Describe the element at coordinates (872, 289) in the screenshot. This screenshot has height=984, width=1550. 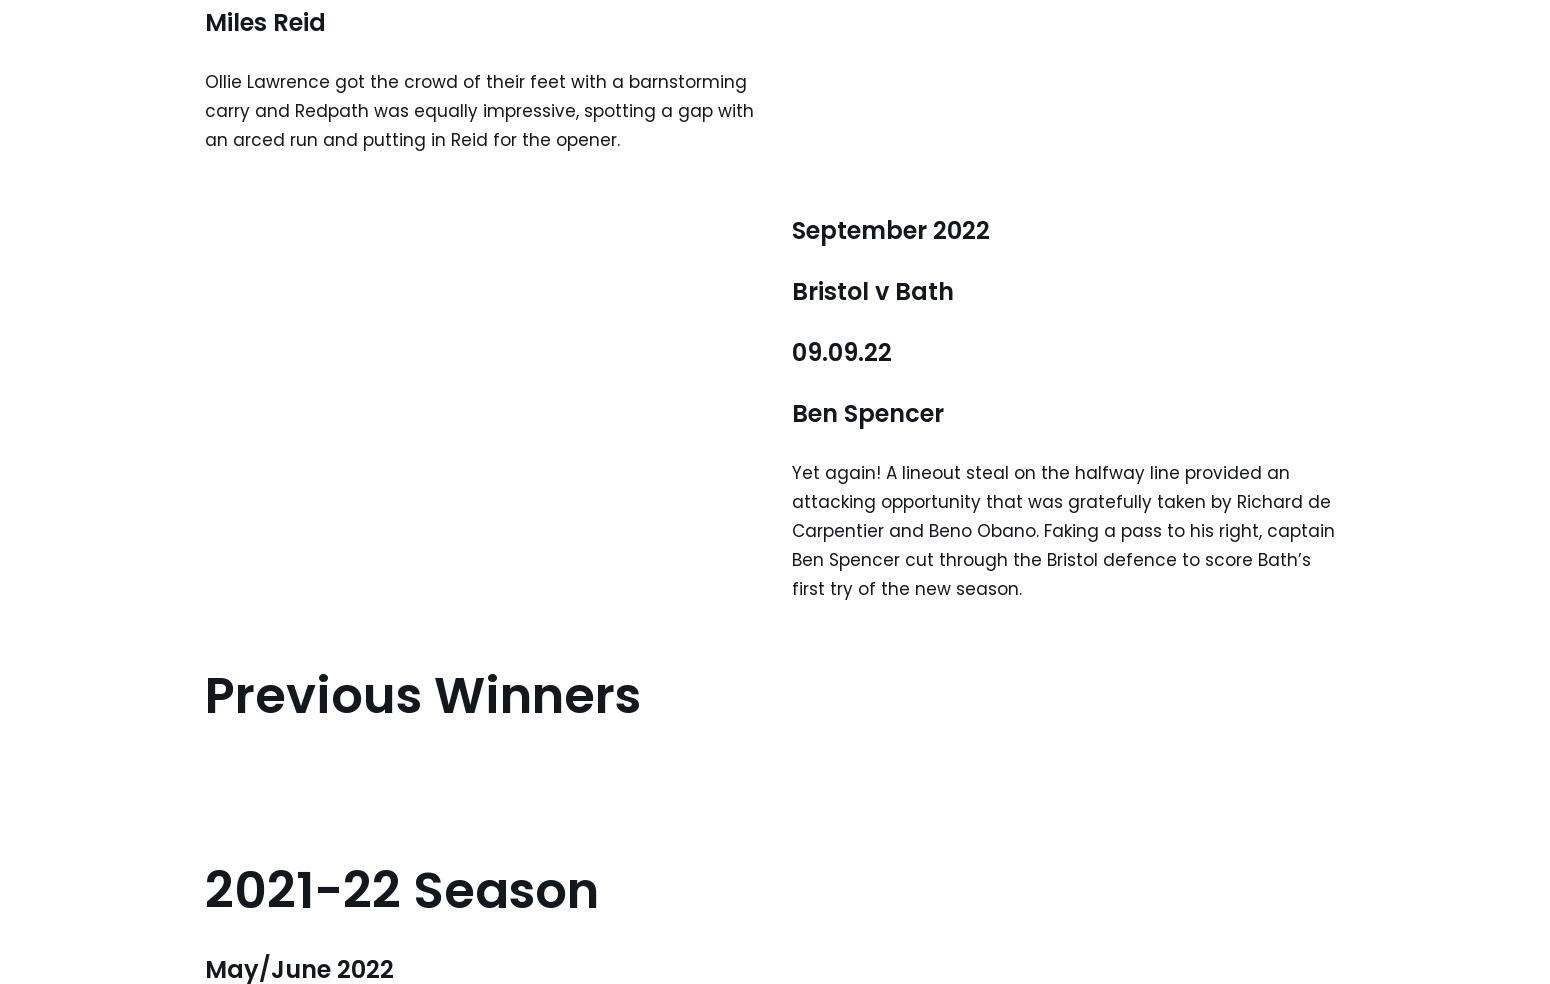
I see `'Bristol v Bath'` at that location.